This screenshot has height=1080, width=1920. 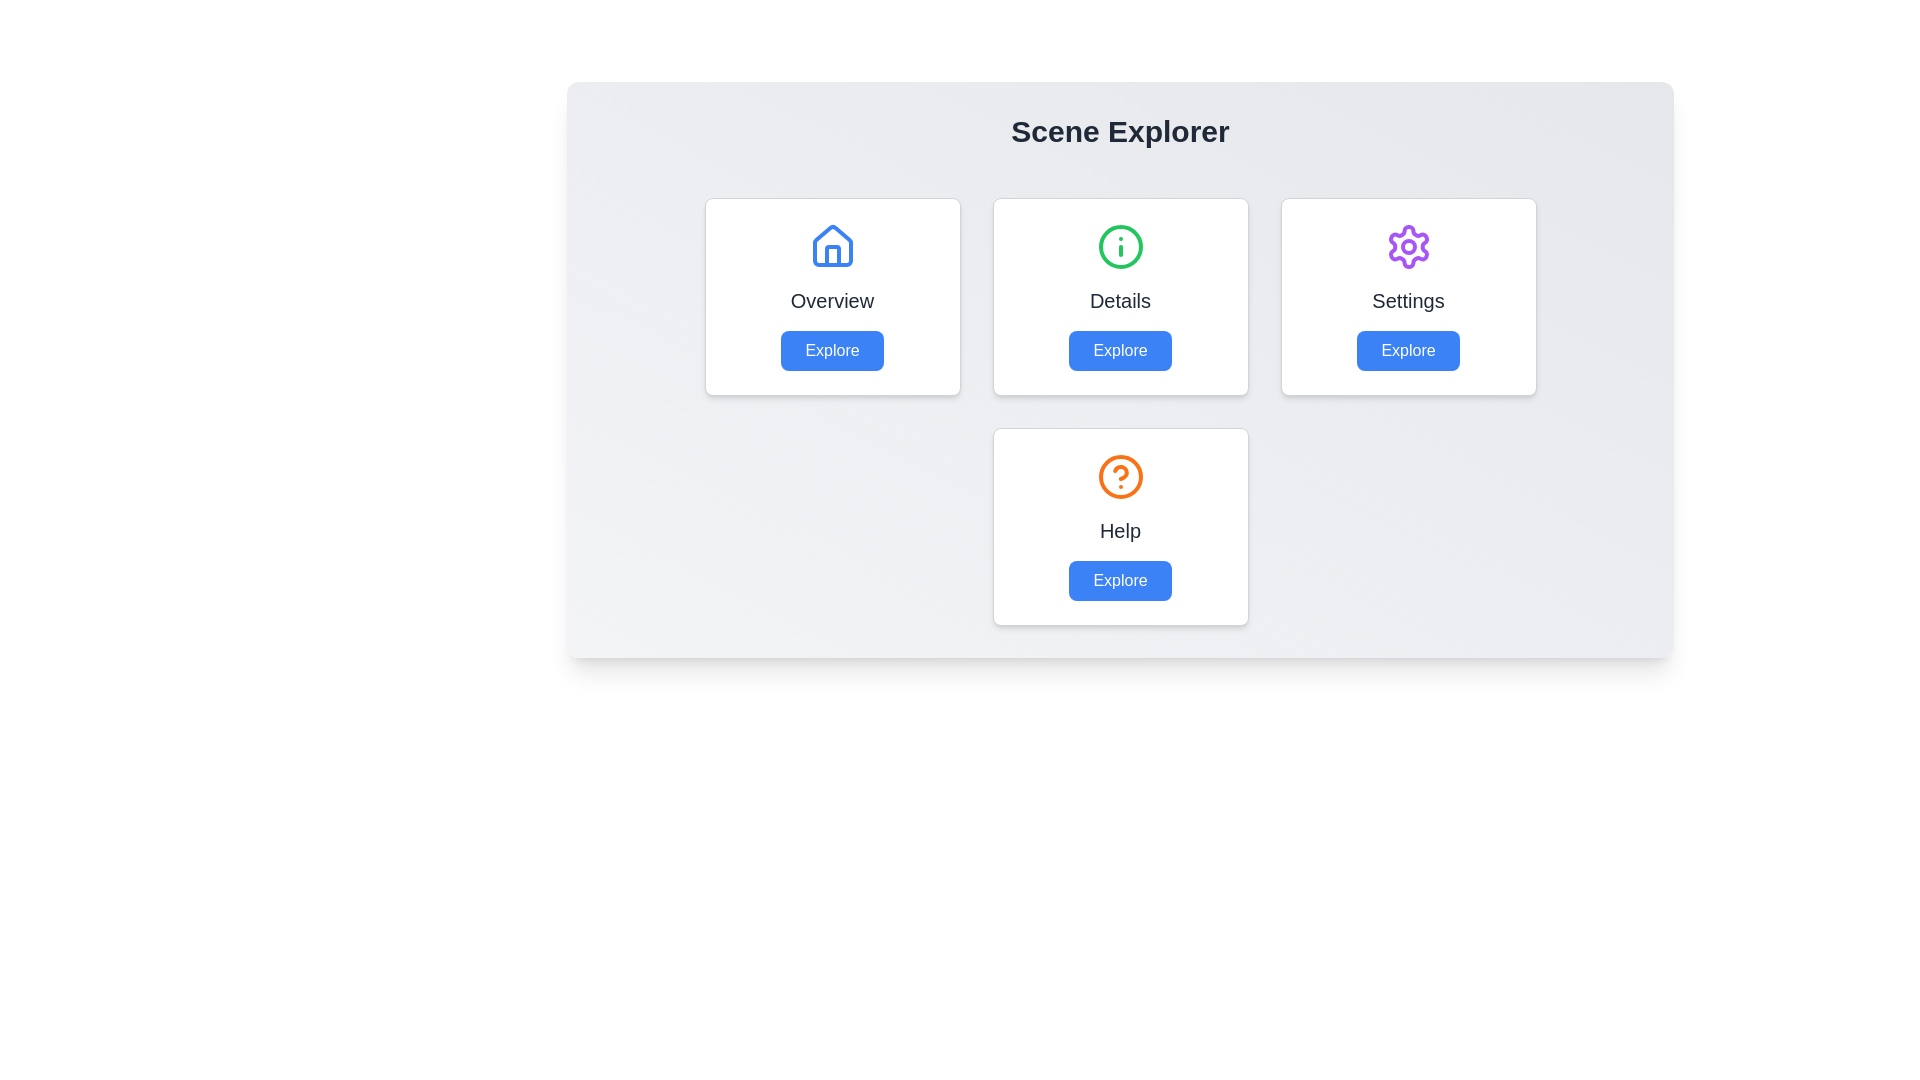 I want to click on the orange help icon featuring a question mark and dot, located in the fourth card under the 'Scene Explorer' heading, so click(x=1120, y=477).